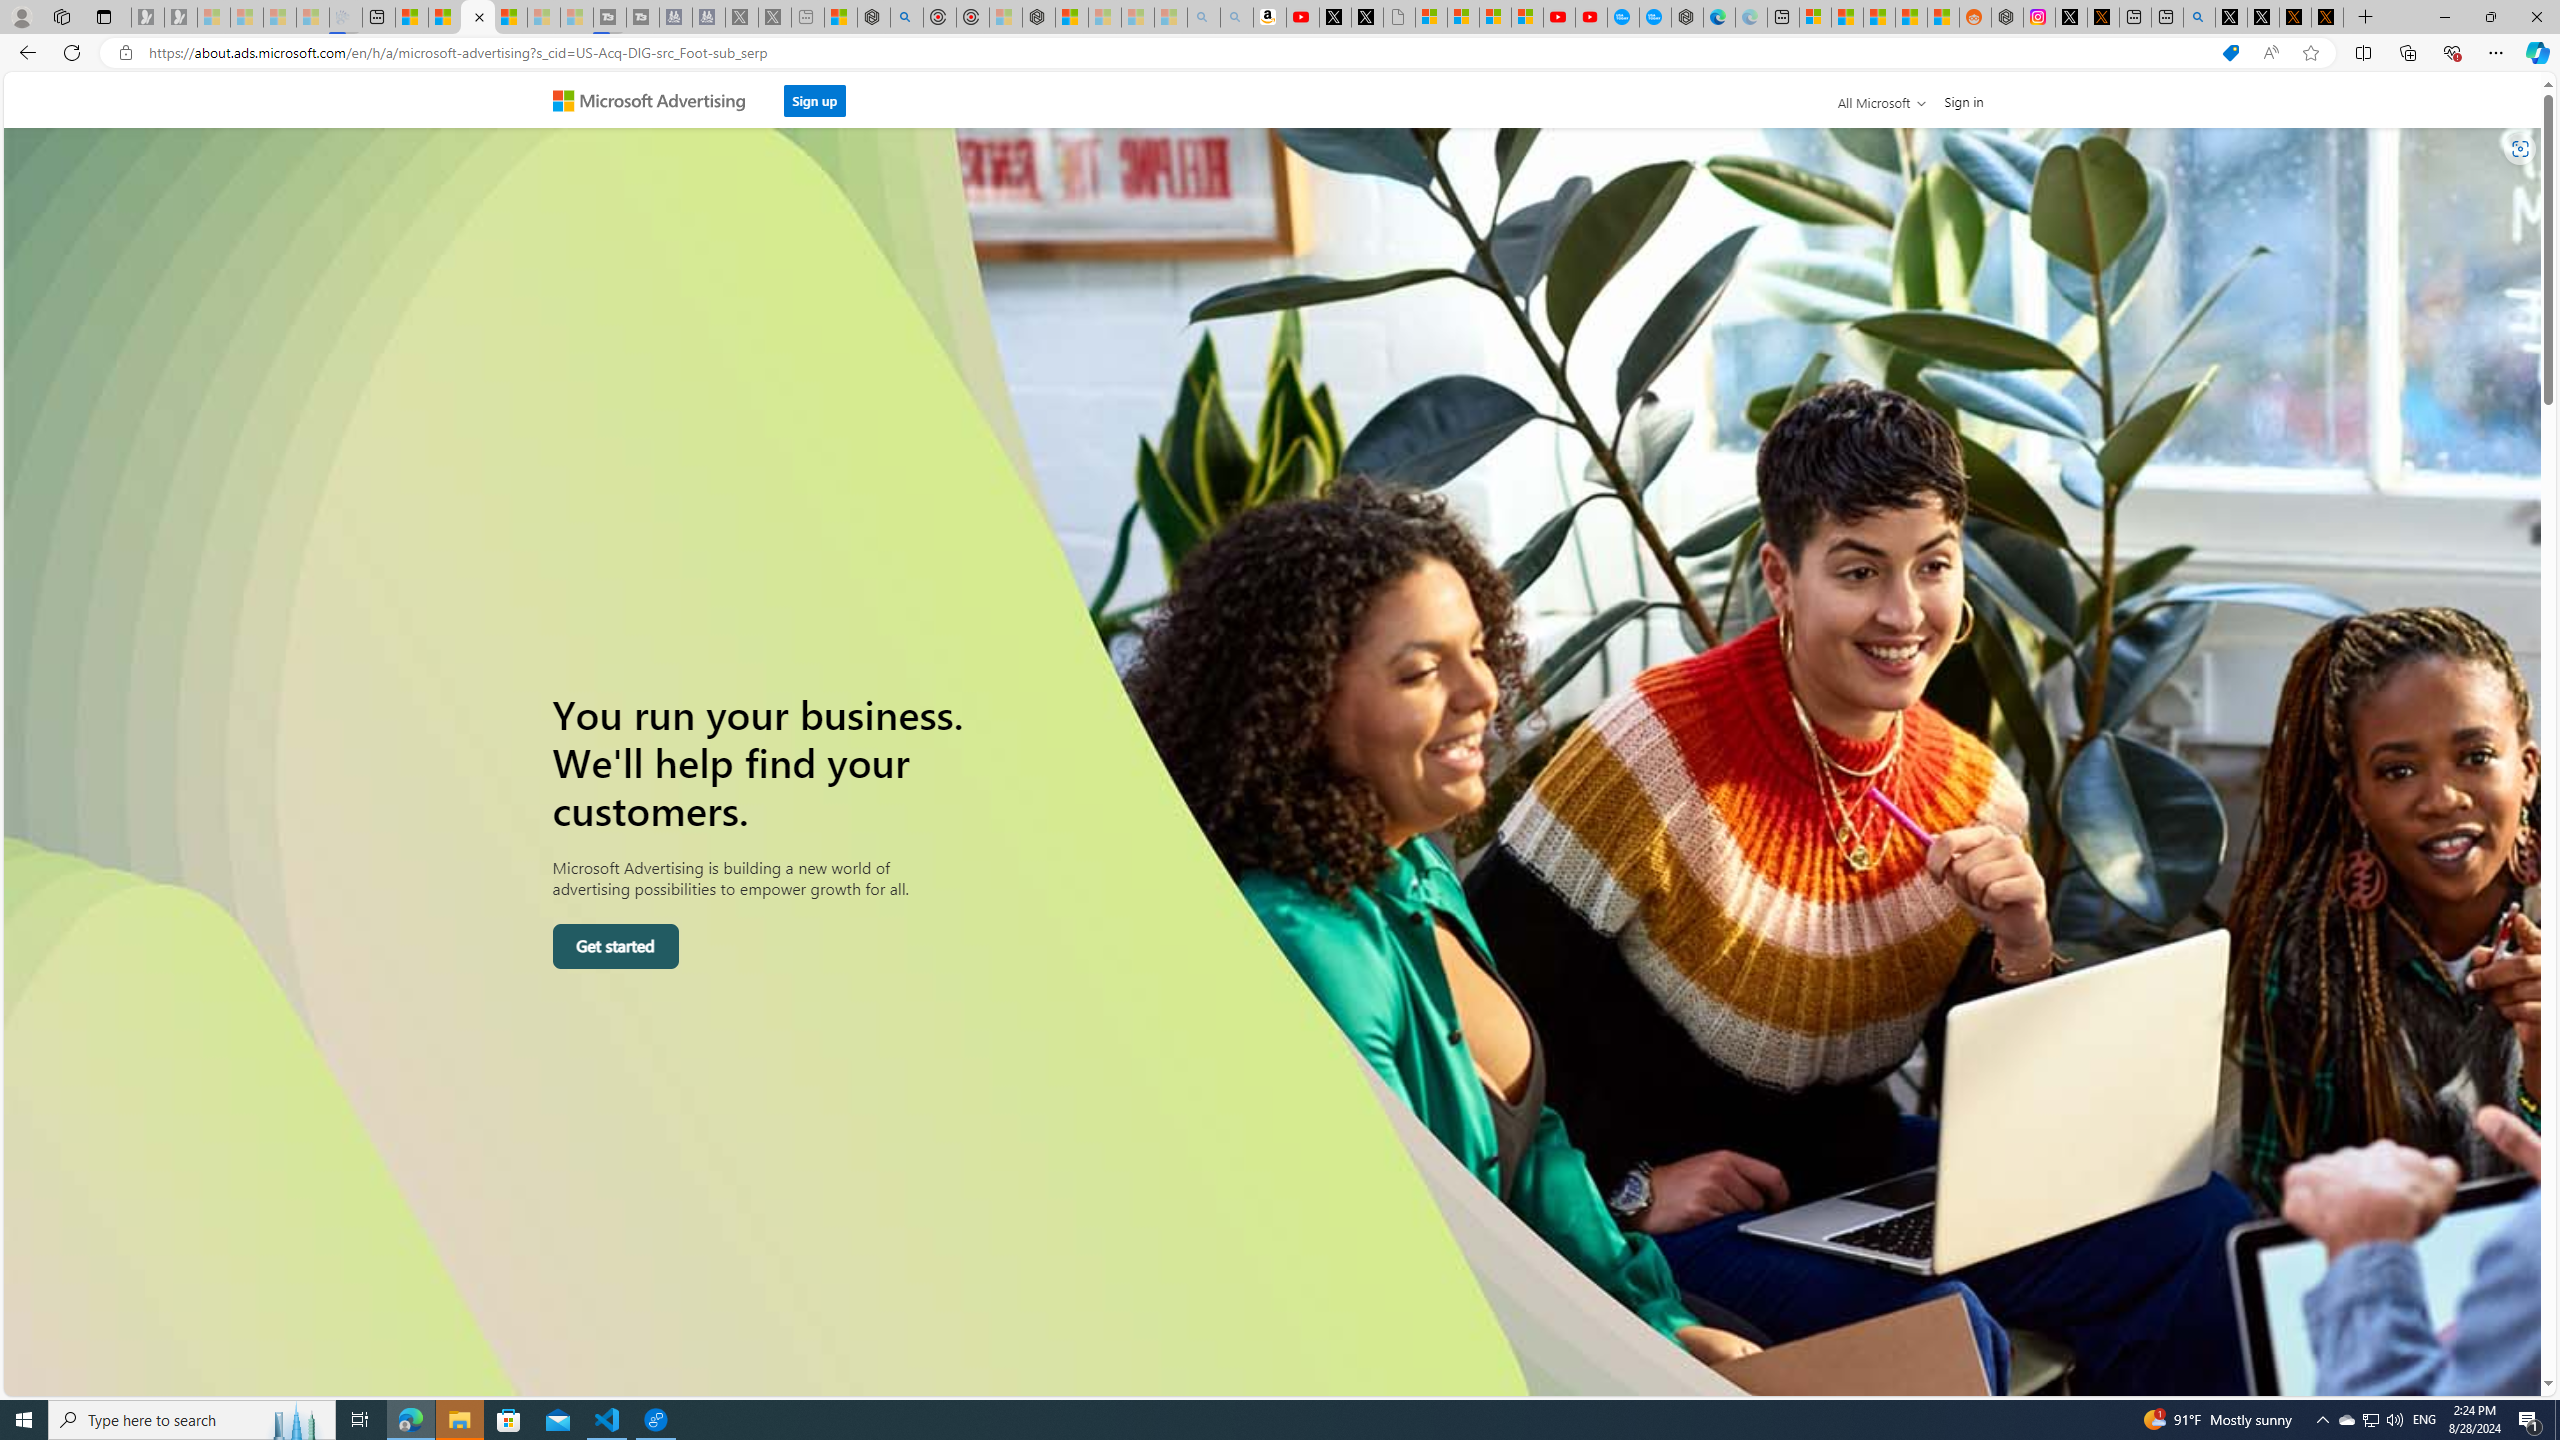 This screenshot has width=2560, height=1440. Describe the element at coordinates (814, 95) in the screenshot. I see `'Sign up'` at that location.